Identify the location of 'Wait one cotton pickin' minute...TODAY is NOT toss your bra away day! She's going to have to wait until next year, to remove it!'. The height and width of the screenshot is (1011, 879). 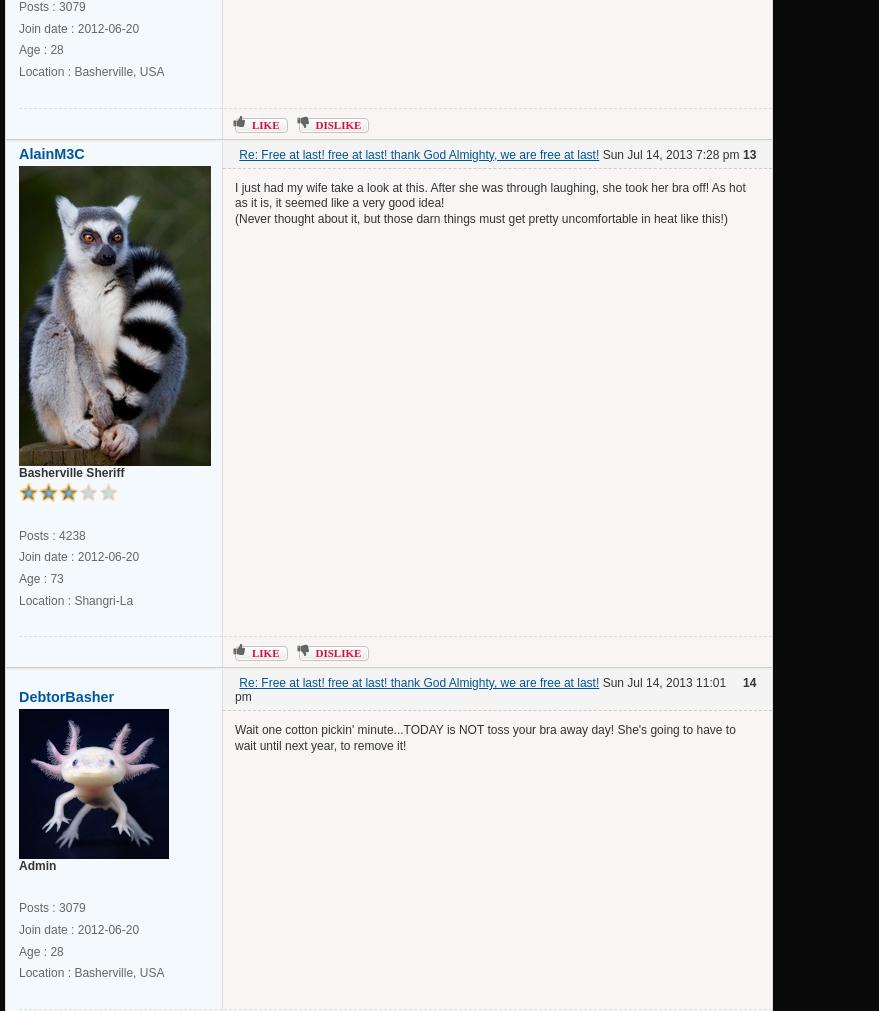
(234, 736).